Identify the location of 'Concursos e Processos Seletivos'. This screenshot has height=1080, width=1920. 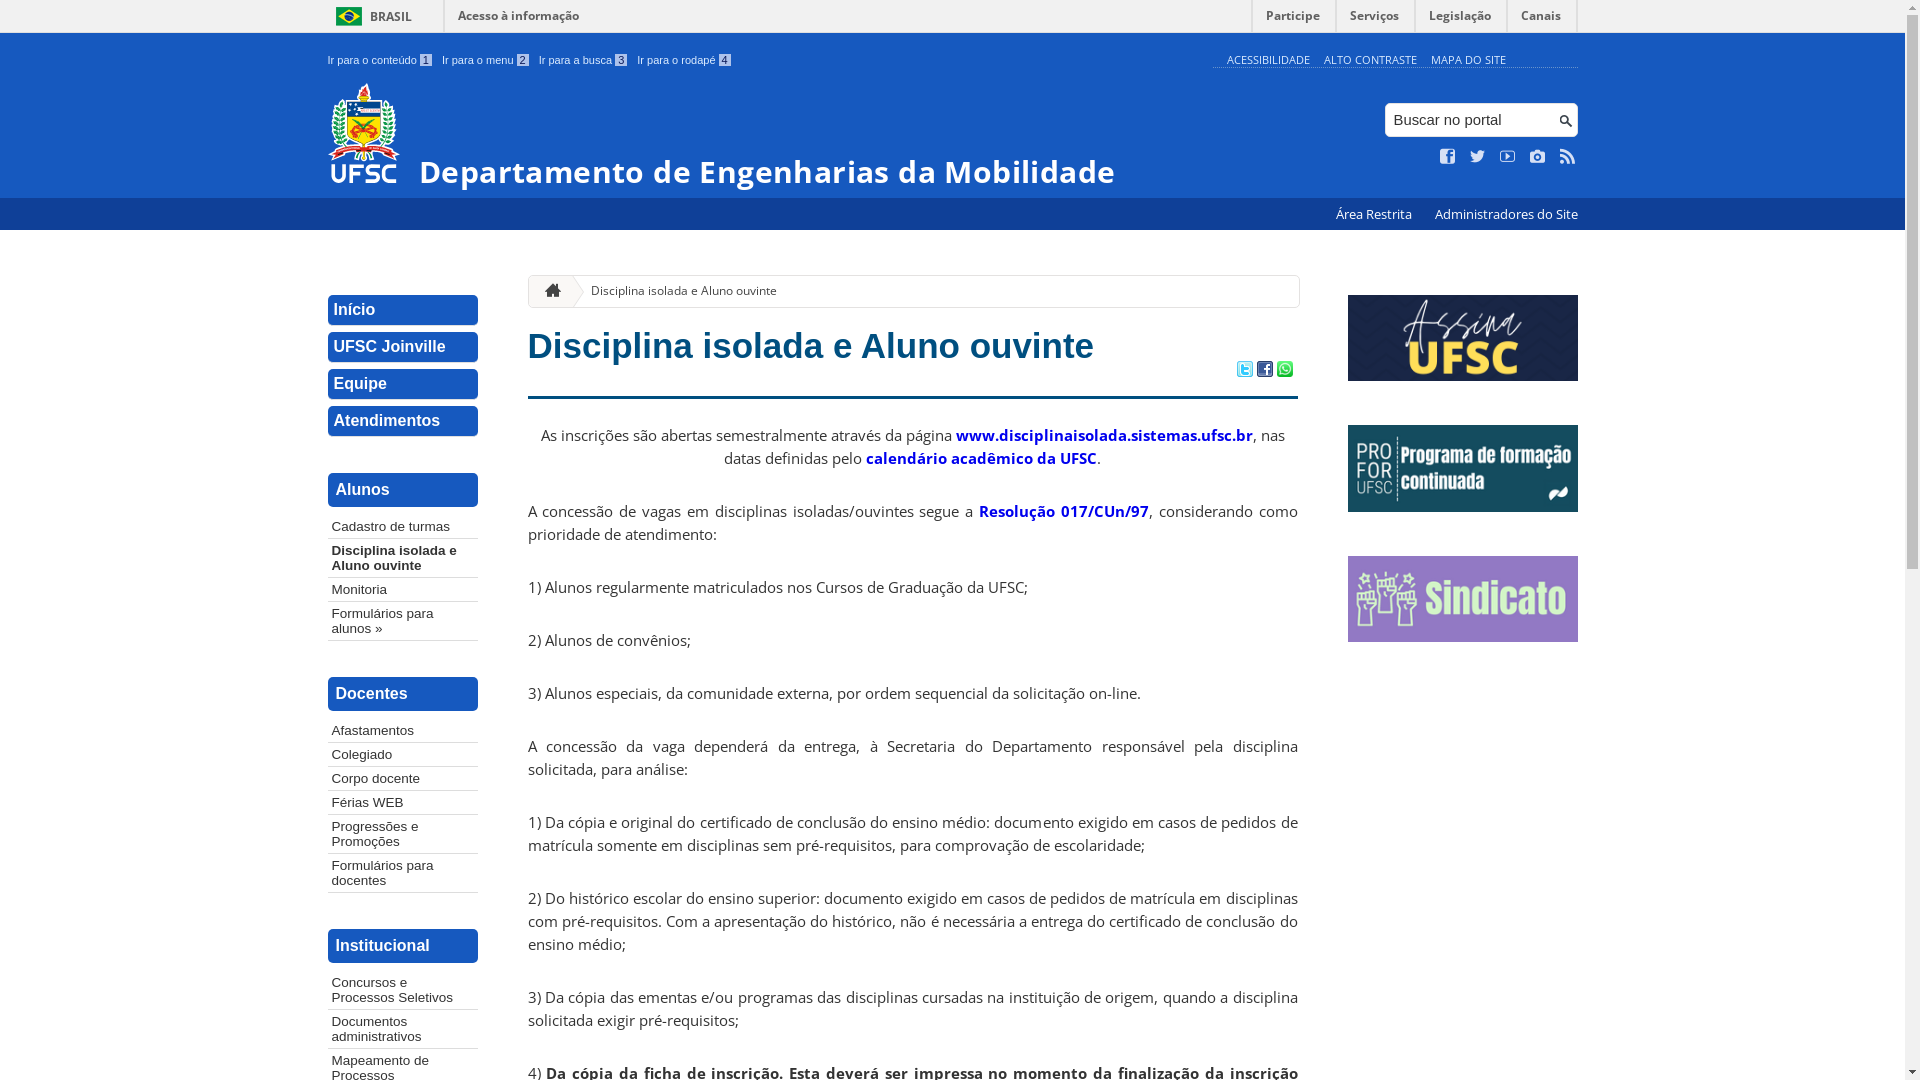
(402, 990).